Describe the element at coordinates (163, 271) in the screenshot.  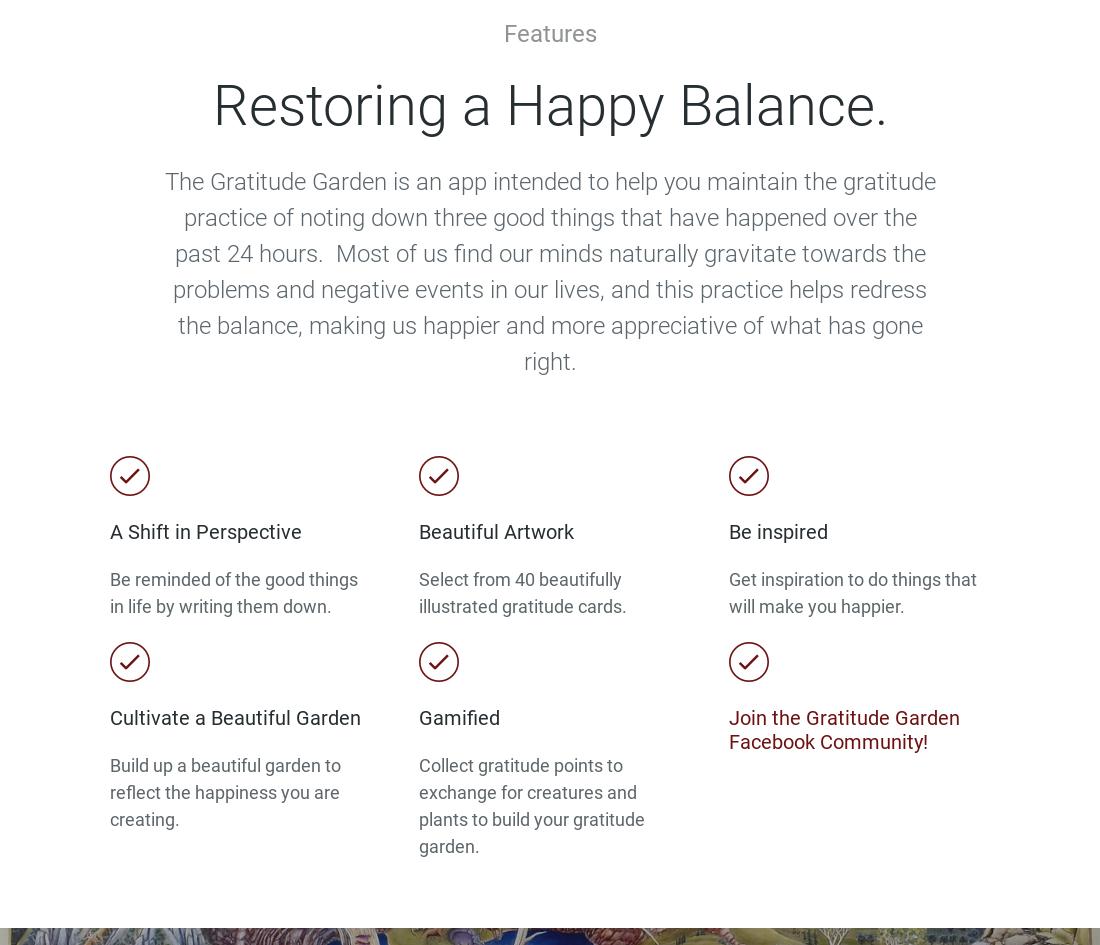
I see `'The Gratitude Garden is an app intended to help you maintain the gratitude practice of noting down three good things that have happened over the past 24 hours.  Most of us find our minds naturally gravitate towards the problems and negative events in our lives, and this practice helps redress the balance, making us happier and more appreciative of what has gone right.'` at that location.